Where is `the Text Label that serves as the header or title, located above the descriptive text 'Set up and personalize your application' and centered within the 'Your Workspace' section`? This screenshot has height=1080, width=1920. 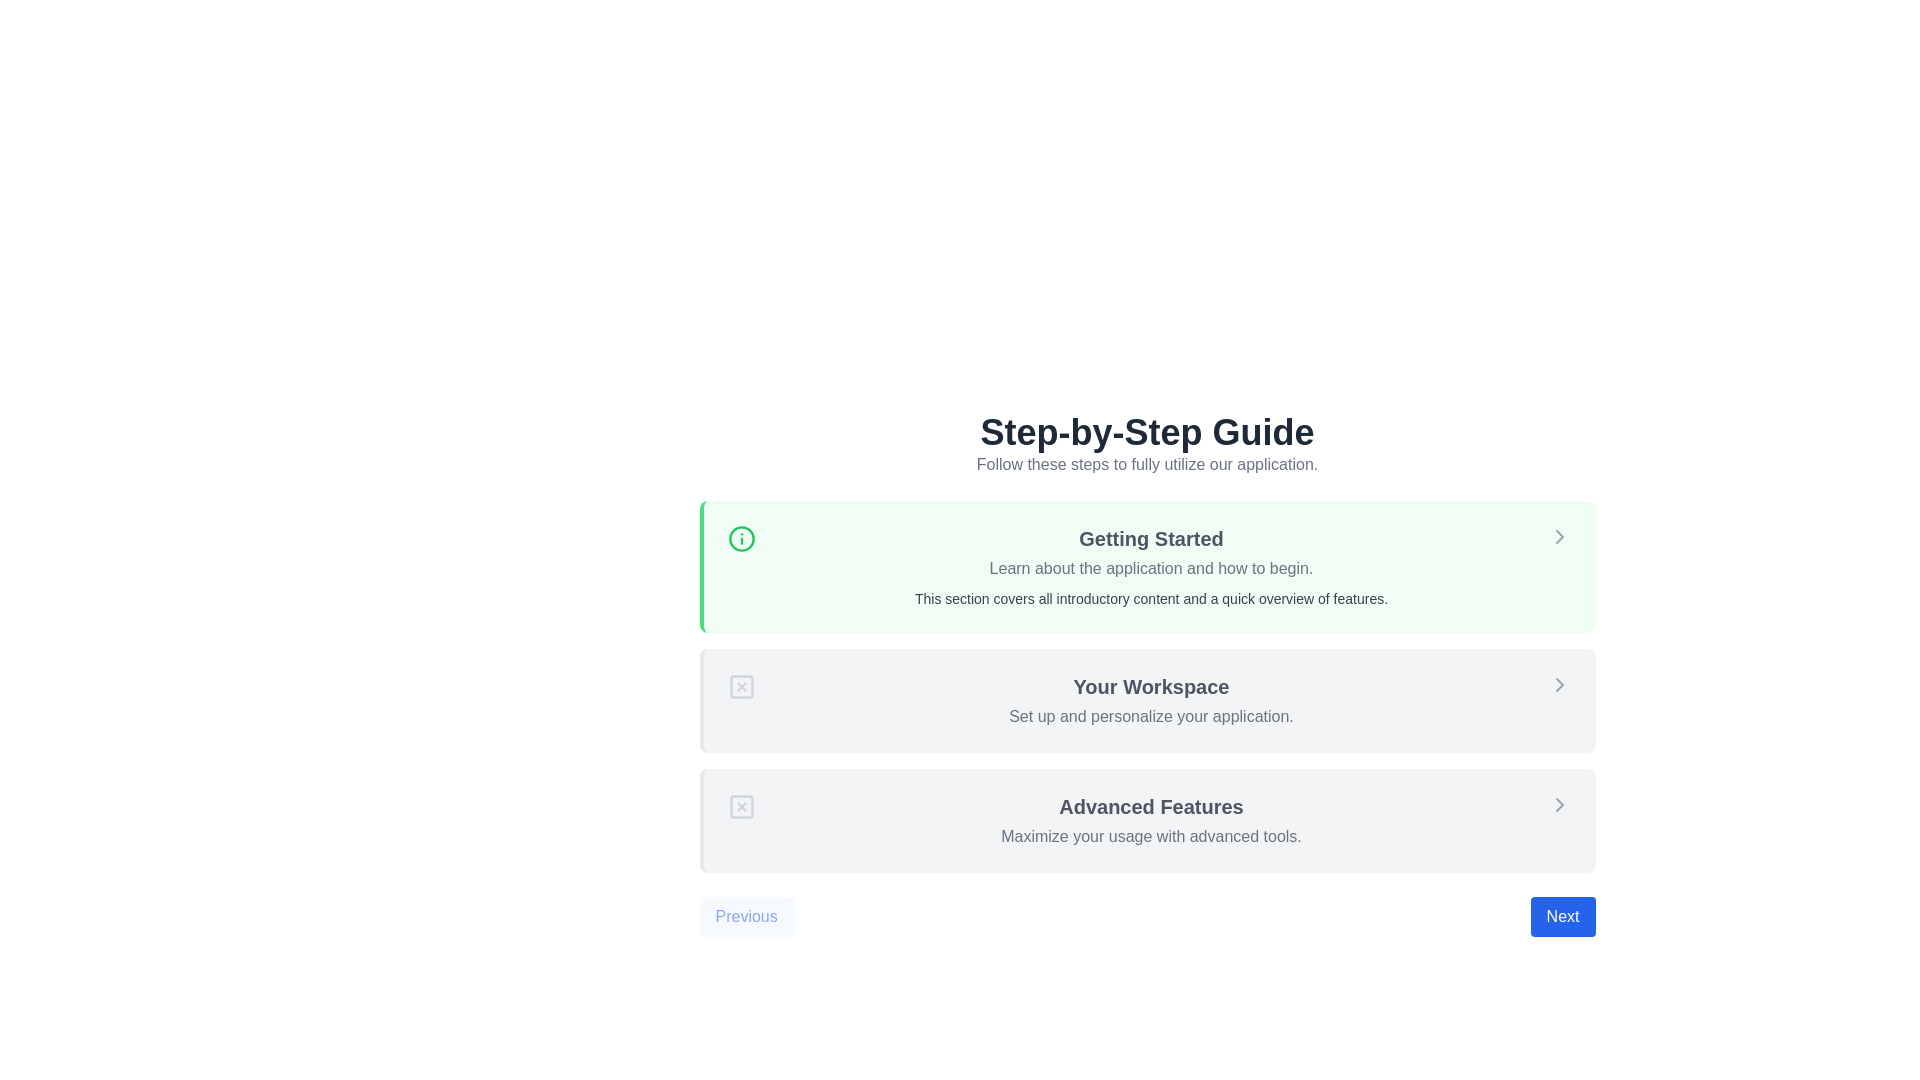
the Text Label that serves as the header or title, located above the descriptive text 'Set up and personalize your application' and centered within the 'Your Workspace' section is located at coordinates (1151, 685).